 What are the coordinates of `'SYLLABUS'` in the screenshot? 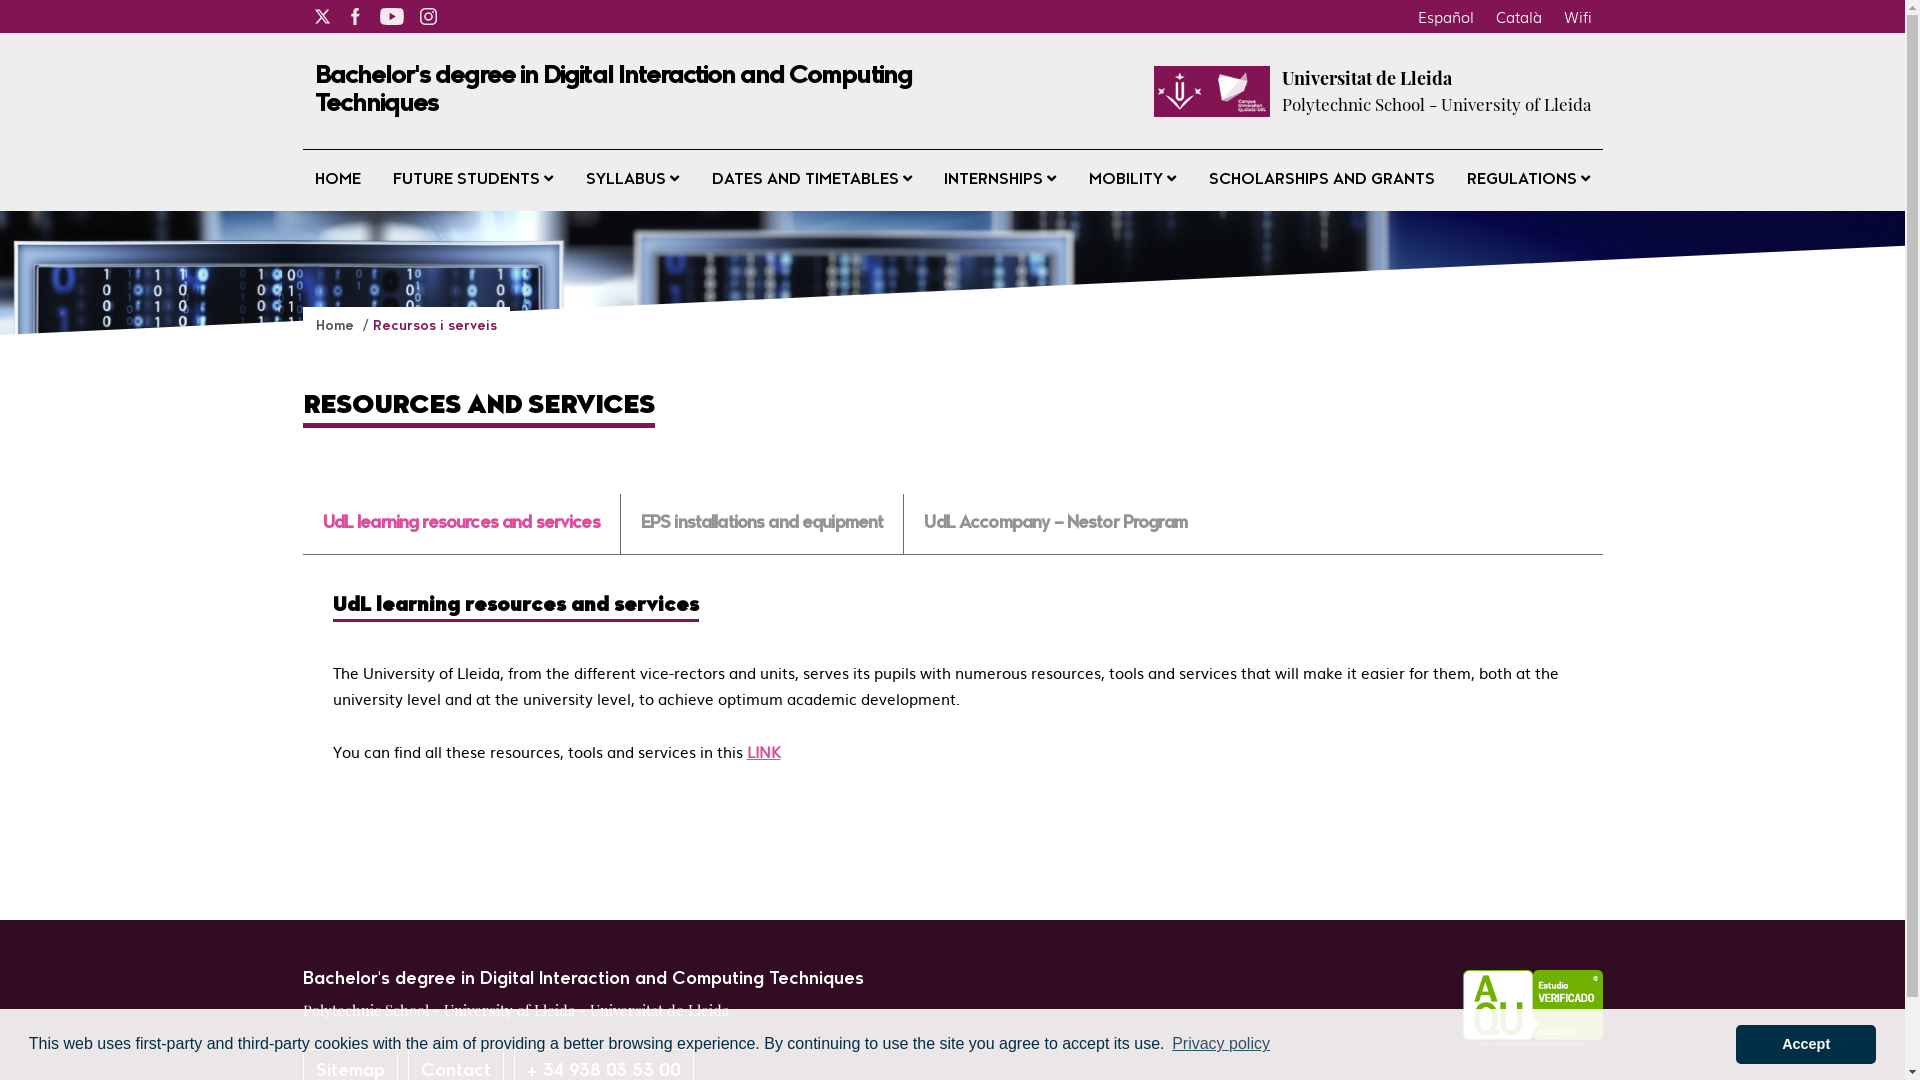 It's located at (631, 180).